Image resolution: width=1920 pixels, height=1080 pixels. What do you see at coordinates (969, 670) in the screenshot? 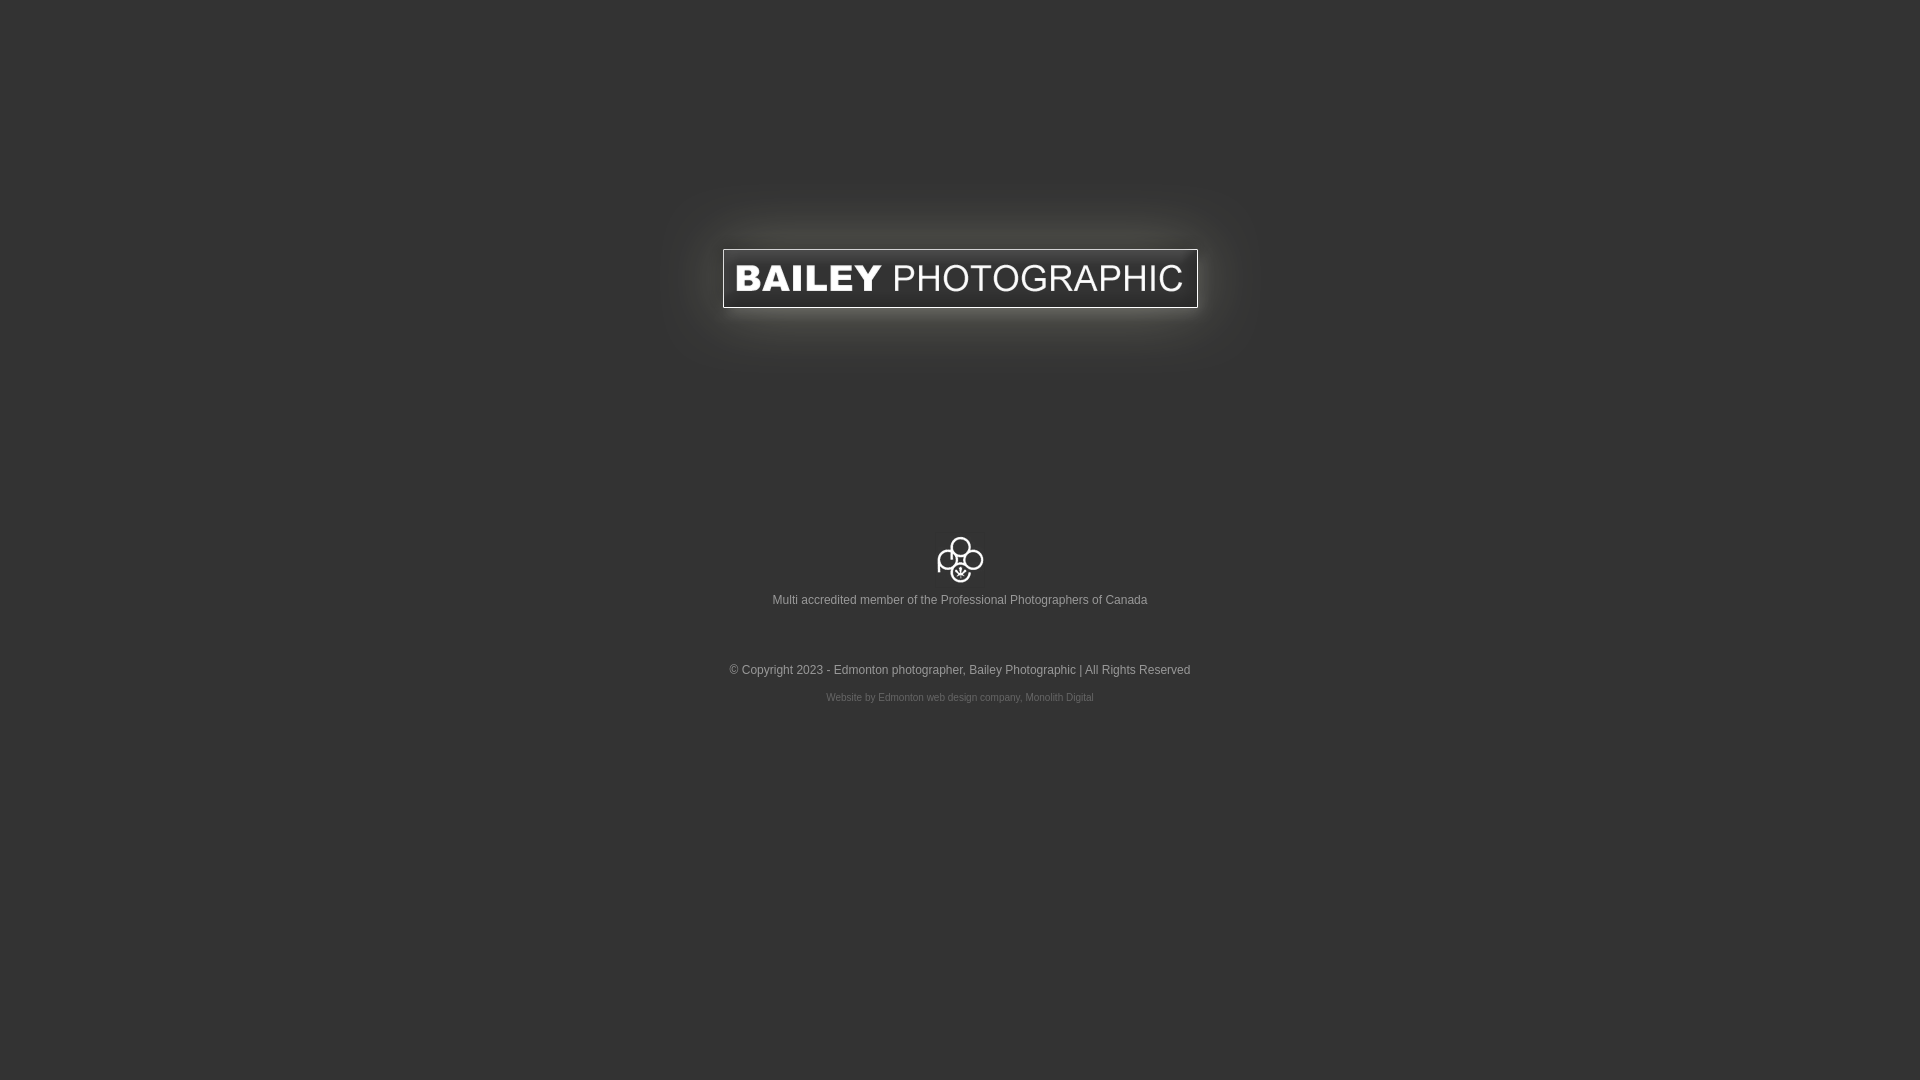
I see `'Bailey Photographic'` at bounding box center [969, 670].